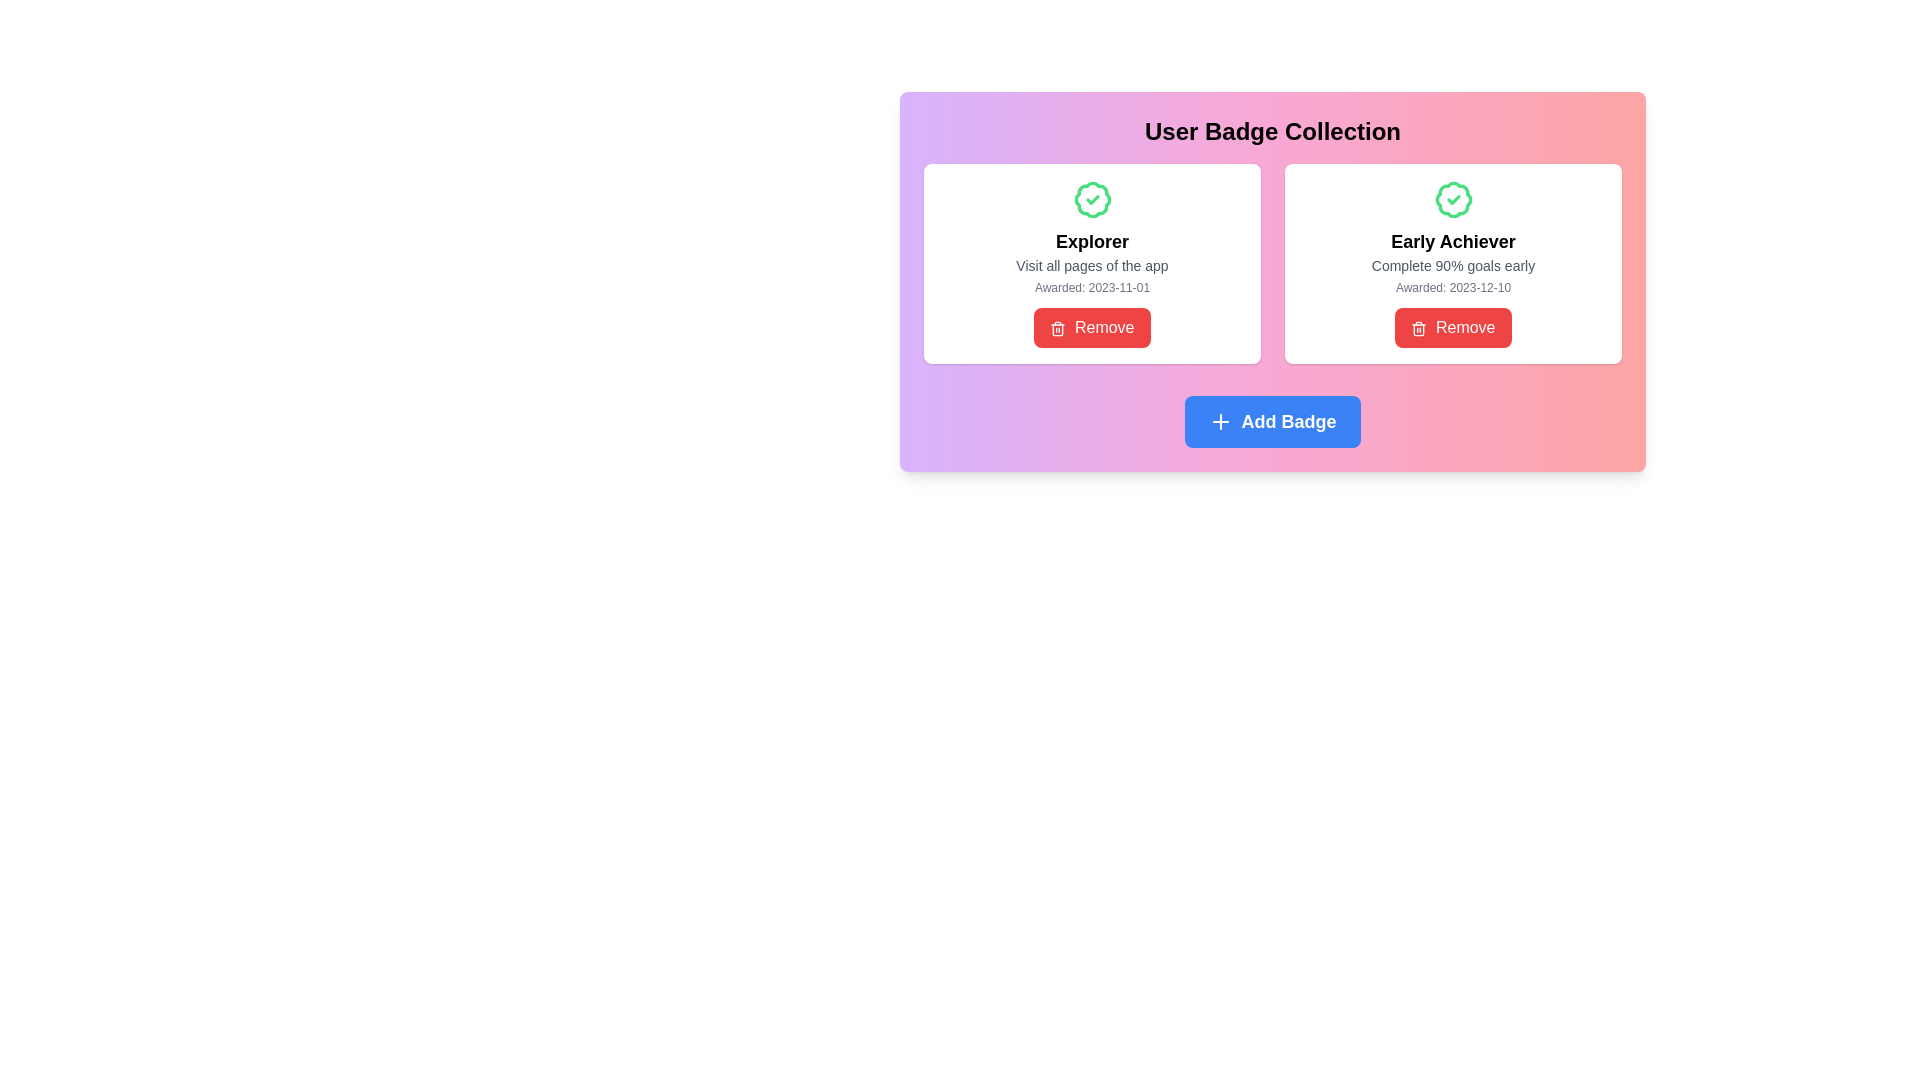  Describe the element at coordinates (1418, 327) in the screenshot. I see `the delete icon inside the red rounded rectangle 'Remove' button` at that location.